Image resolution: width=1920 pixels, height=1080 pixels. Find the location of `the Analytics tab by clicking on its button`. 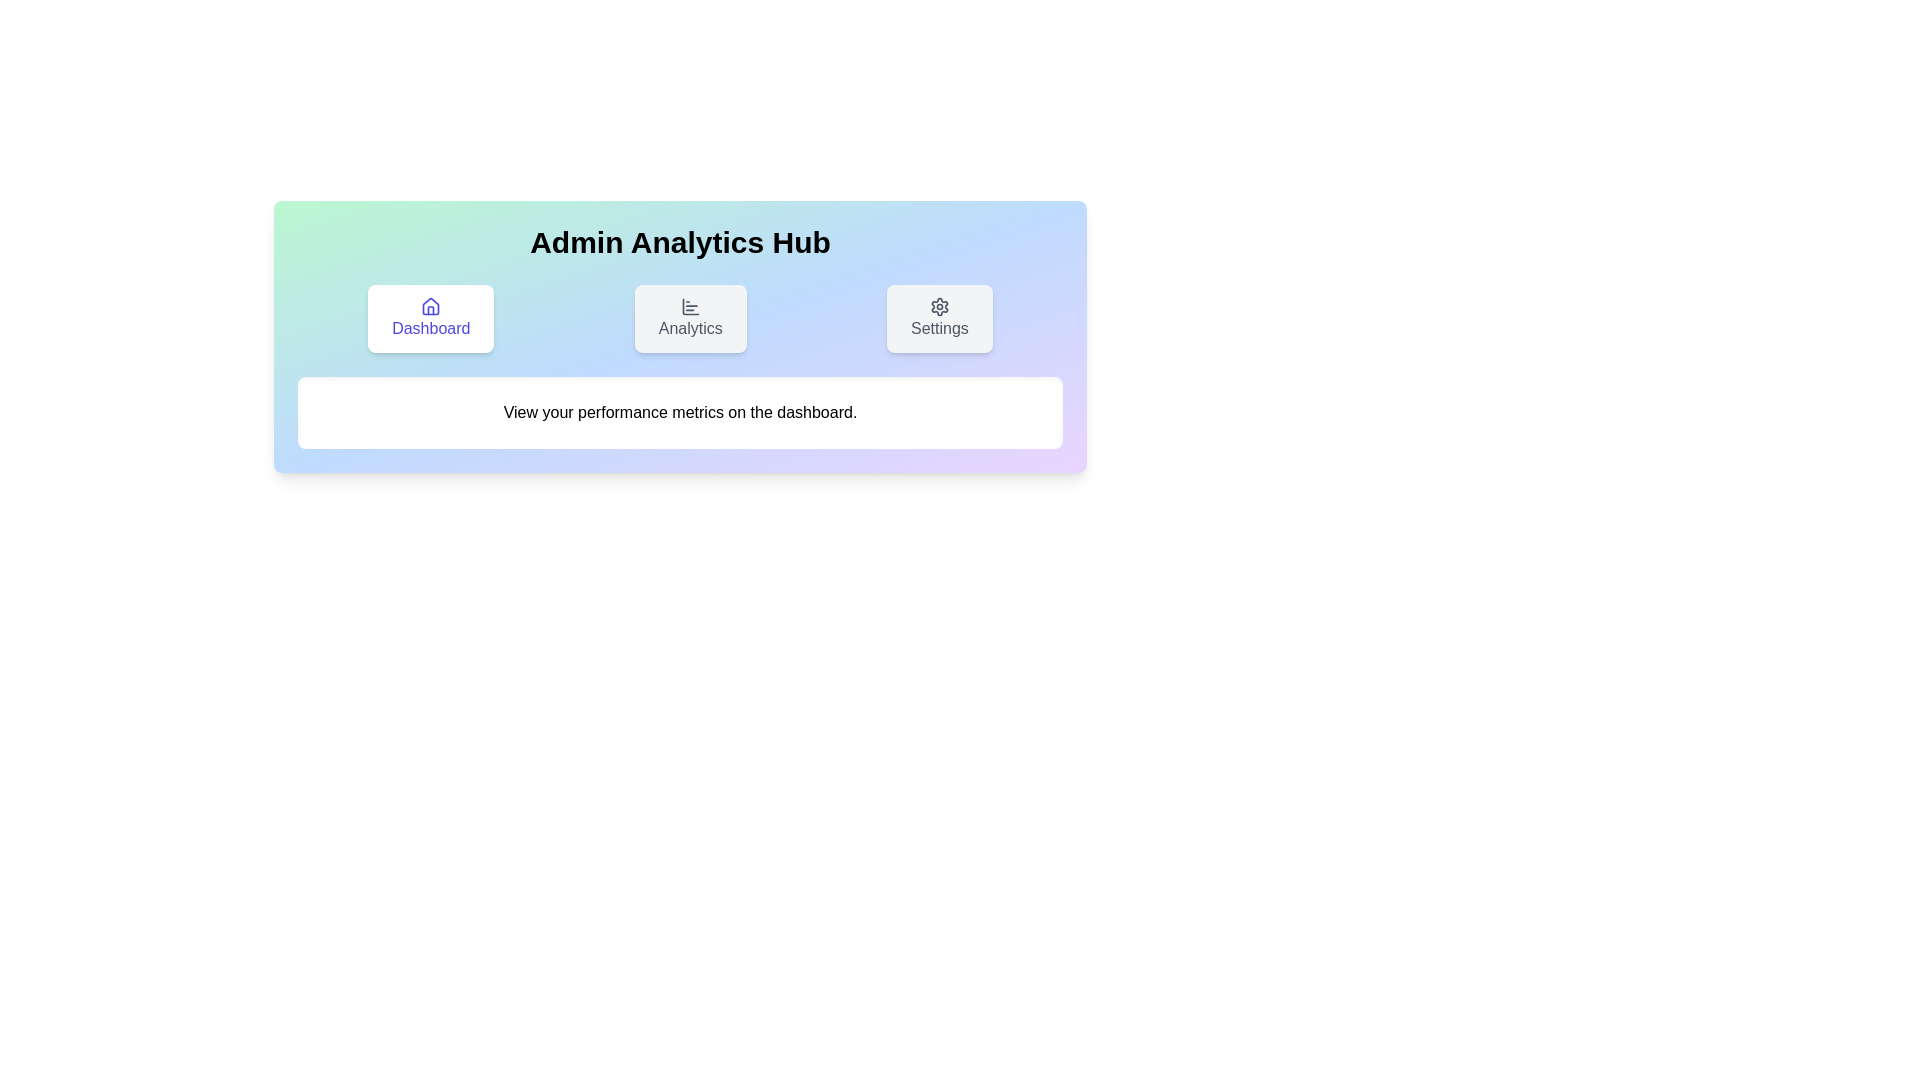

the Analytics tab by clicking on its button is located at coordinates (690, 318).